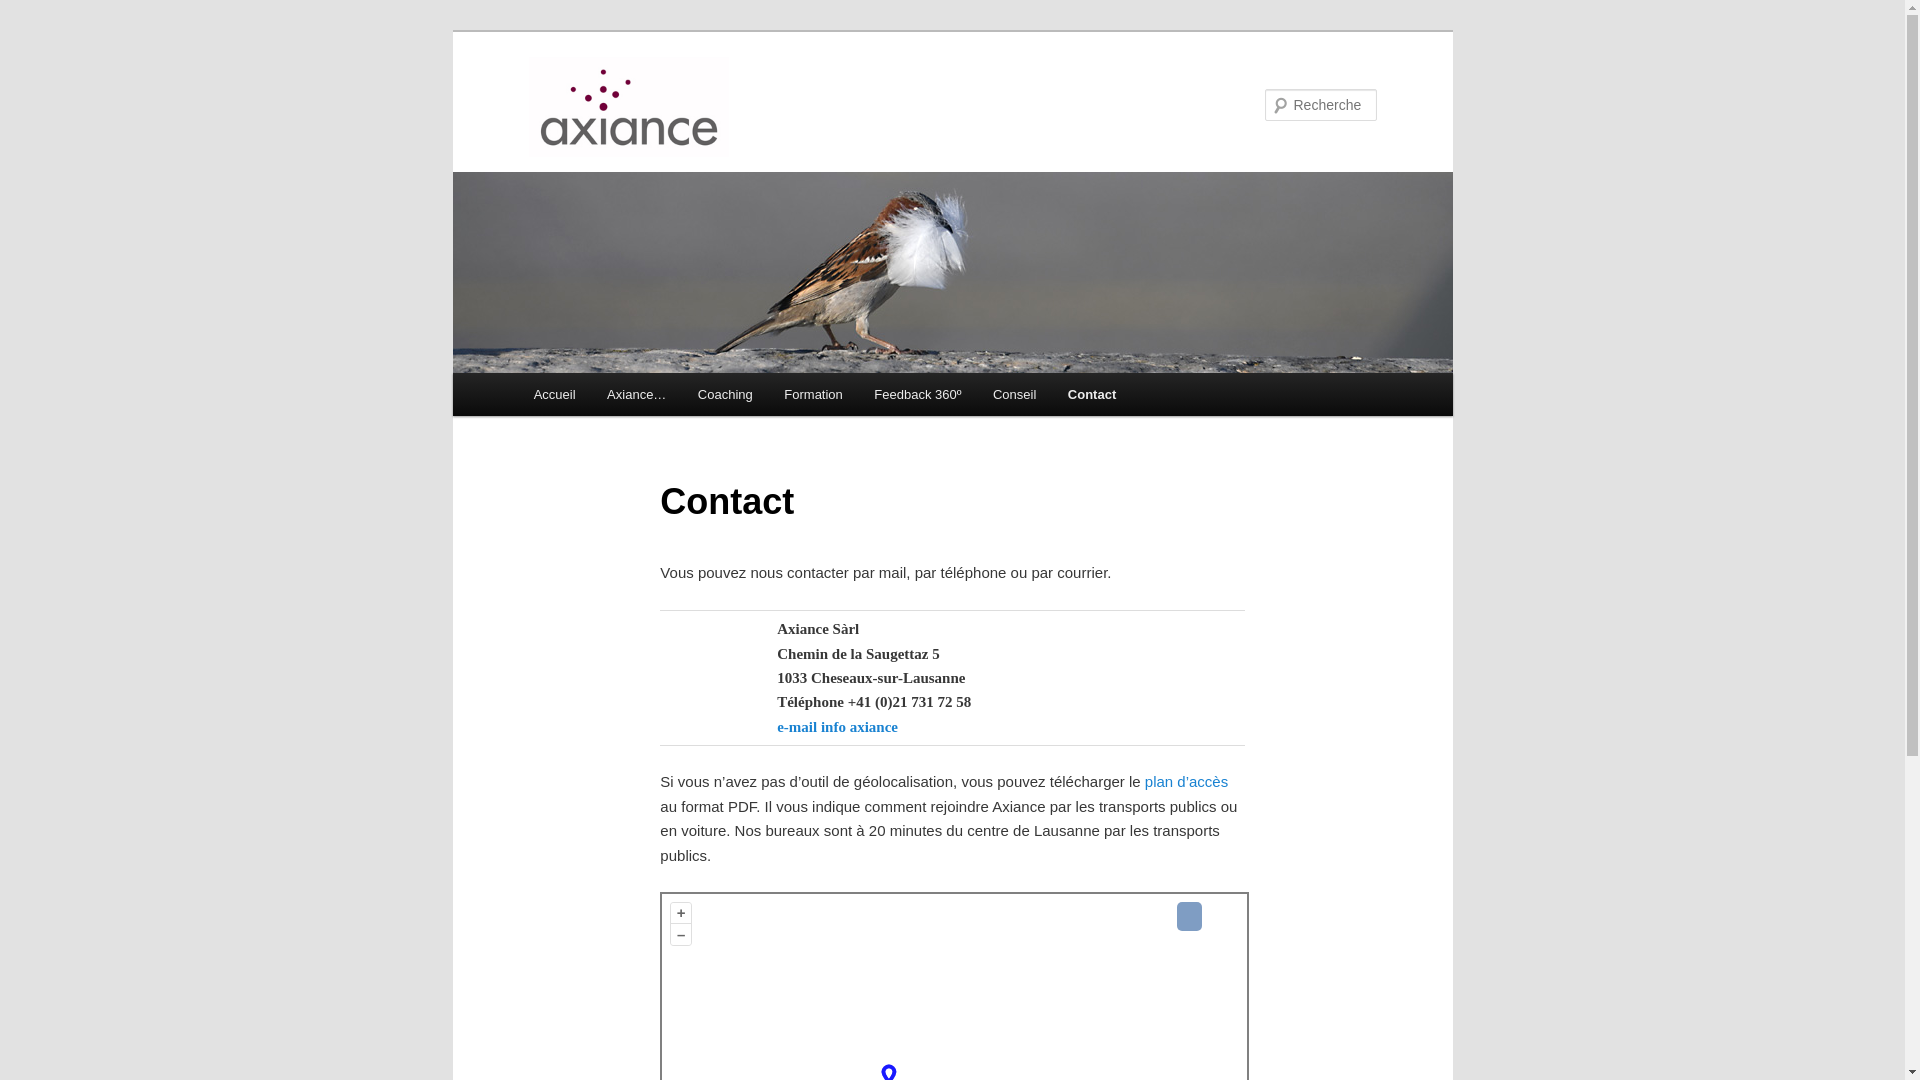 Image resolution: width=1920 pixels, height=1080 pixels. Describe the element at coordinates (837, 726) in the screenshot. I see `'e-mail info axiance'` at that location.